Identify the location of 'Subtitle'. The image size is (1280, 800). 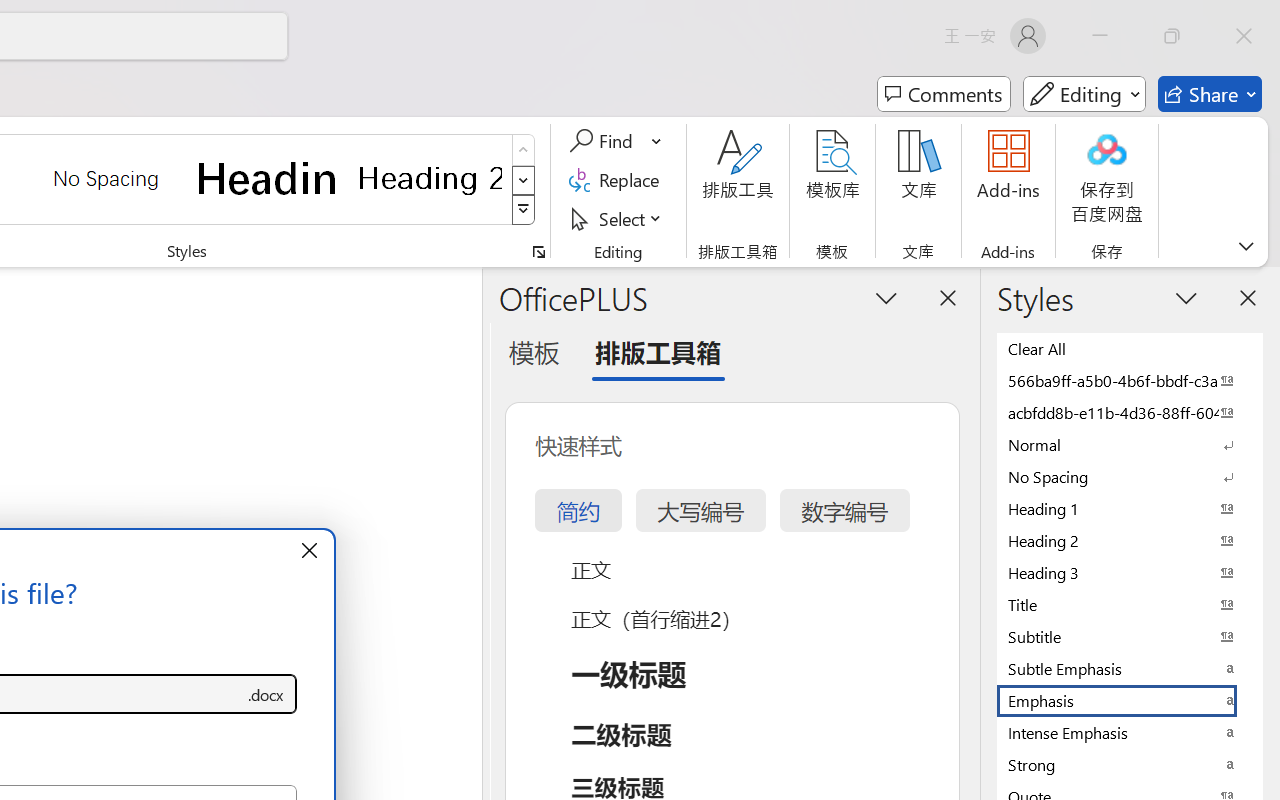
(1130, 635).